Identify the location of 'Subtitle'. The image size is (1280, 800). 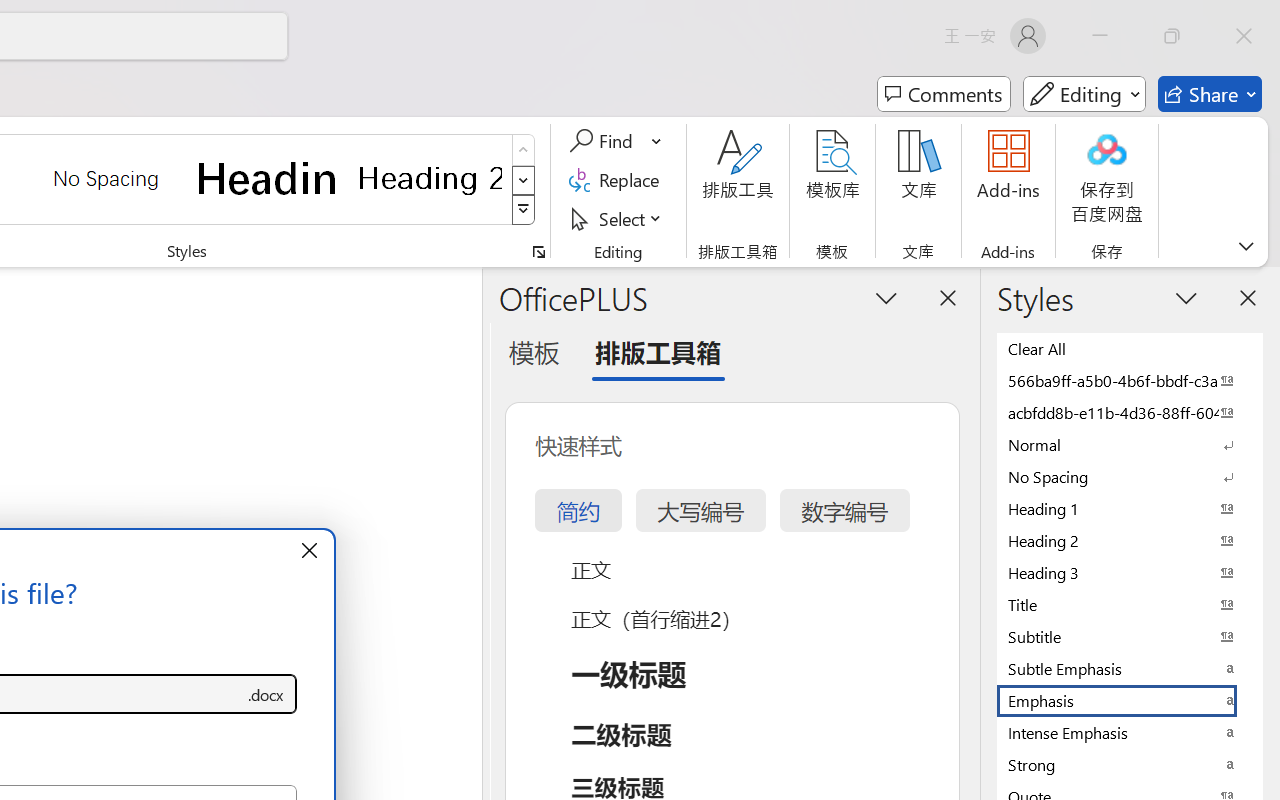
(1130, 635).